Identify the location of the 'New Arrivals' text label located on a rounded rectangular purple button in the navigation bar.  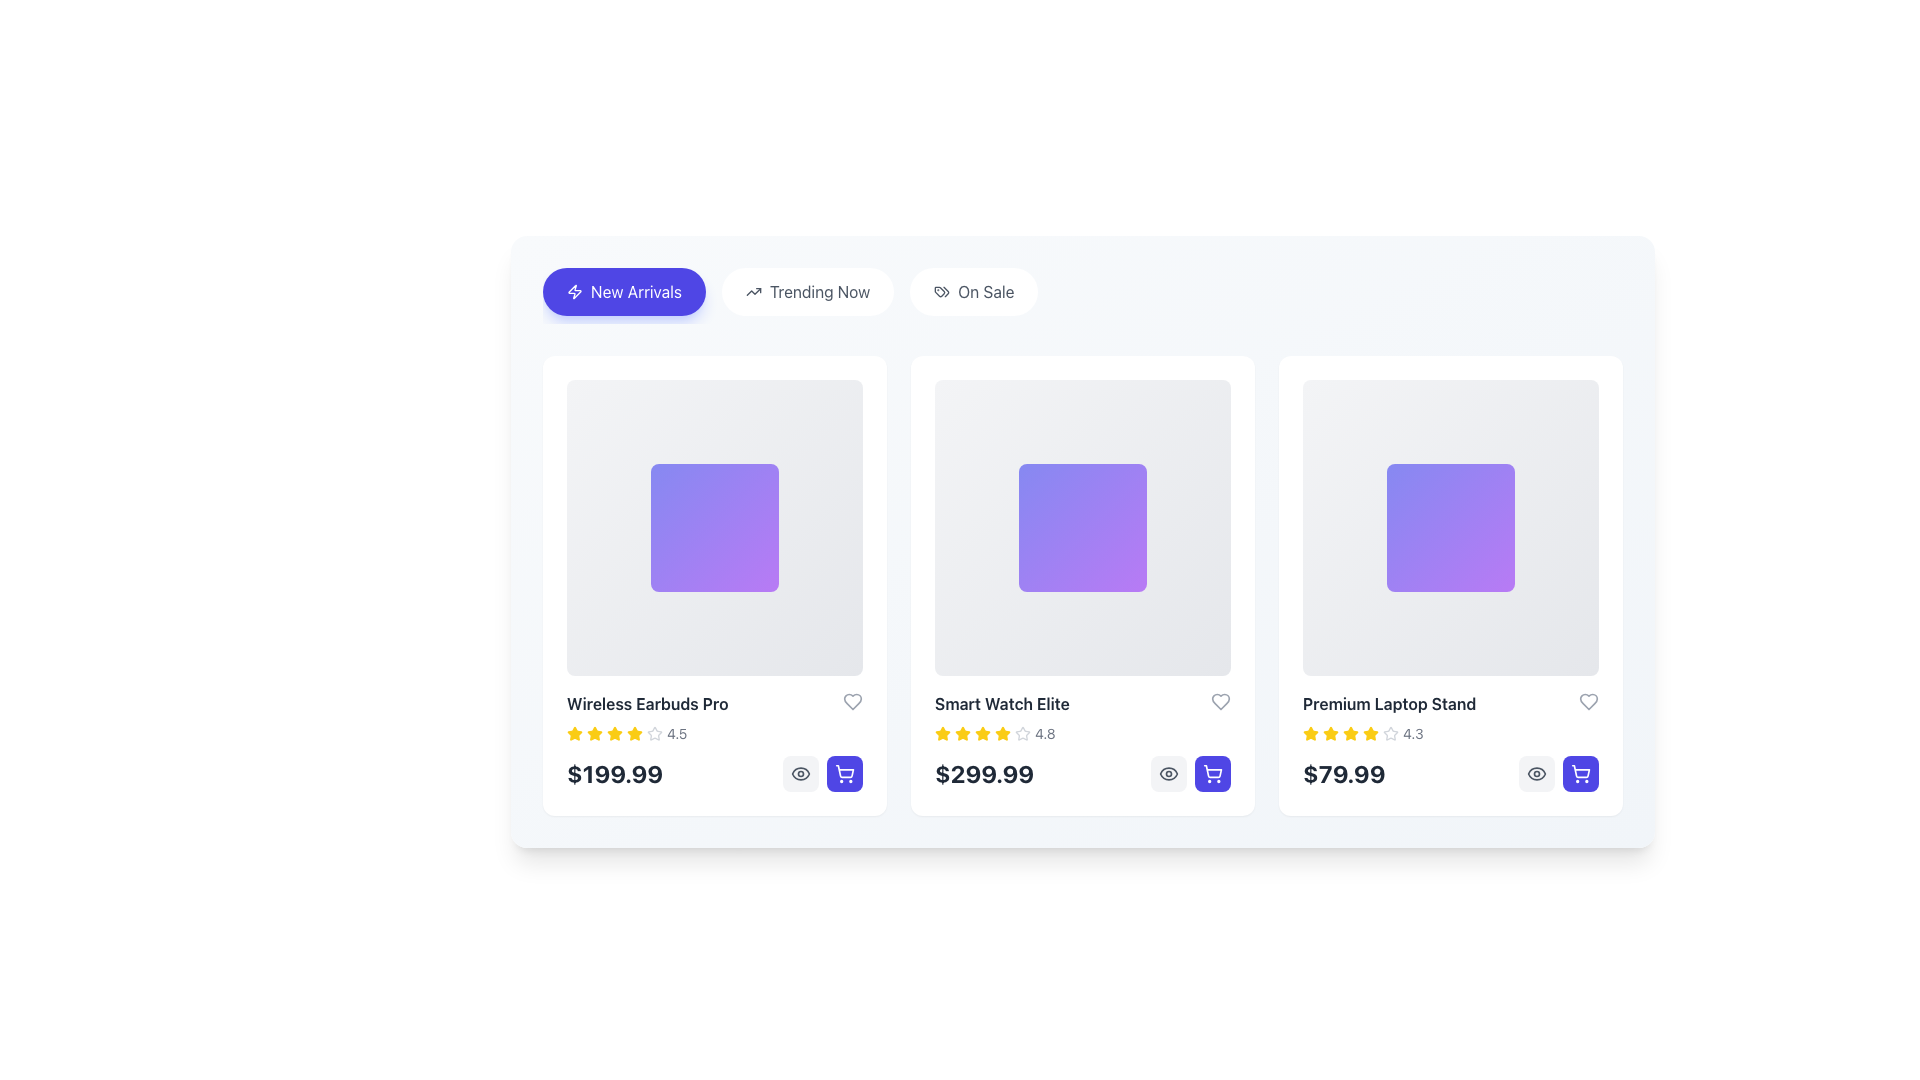
(635, 292).